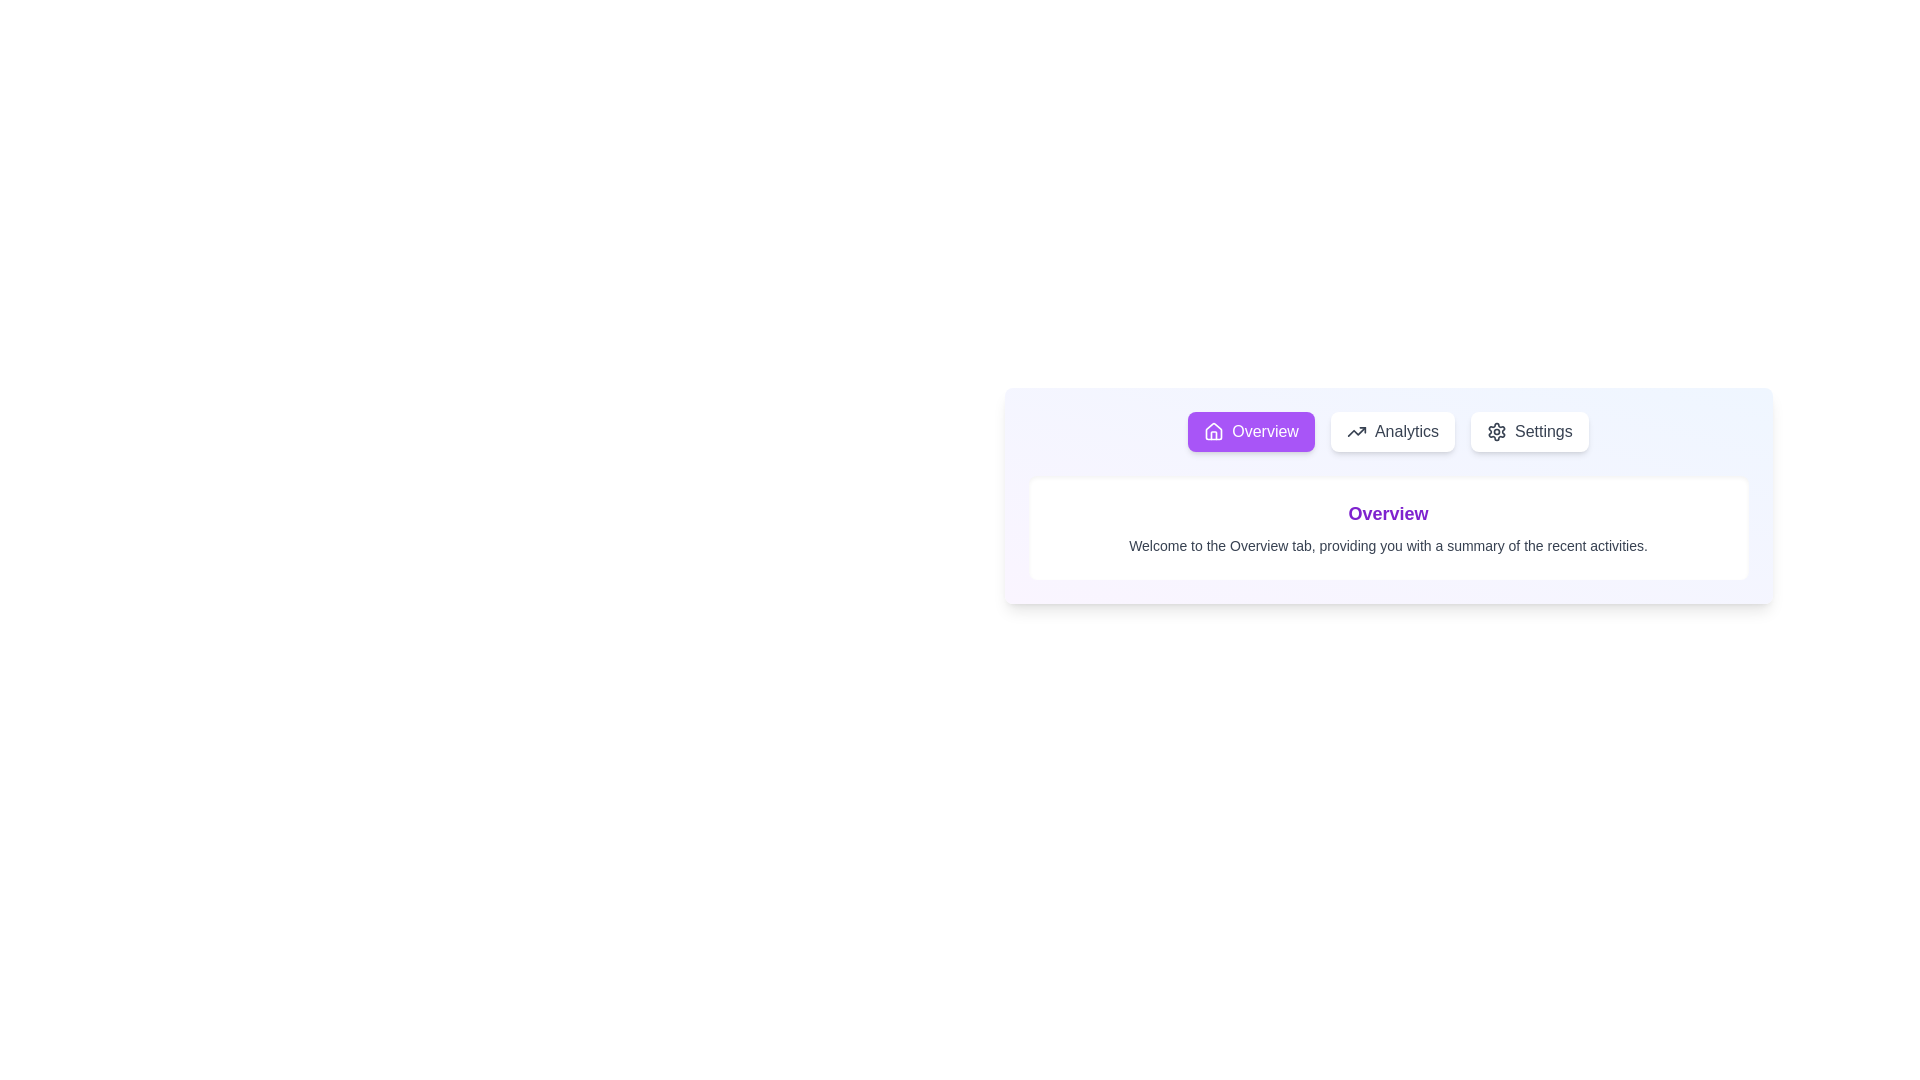 This screenshot has width=1920, height=1080. I want to click on the house-shaped icon embedded in the purple 'Overview' button located at the center of the upper section of the interface, so click(1213, 431).